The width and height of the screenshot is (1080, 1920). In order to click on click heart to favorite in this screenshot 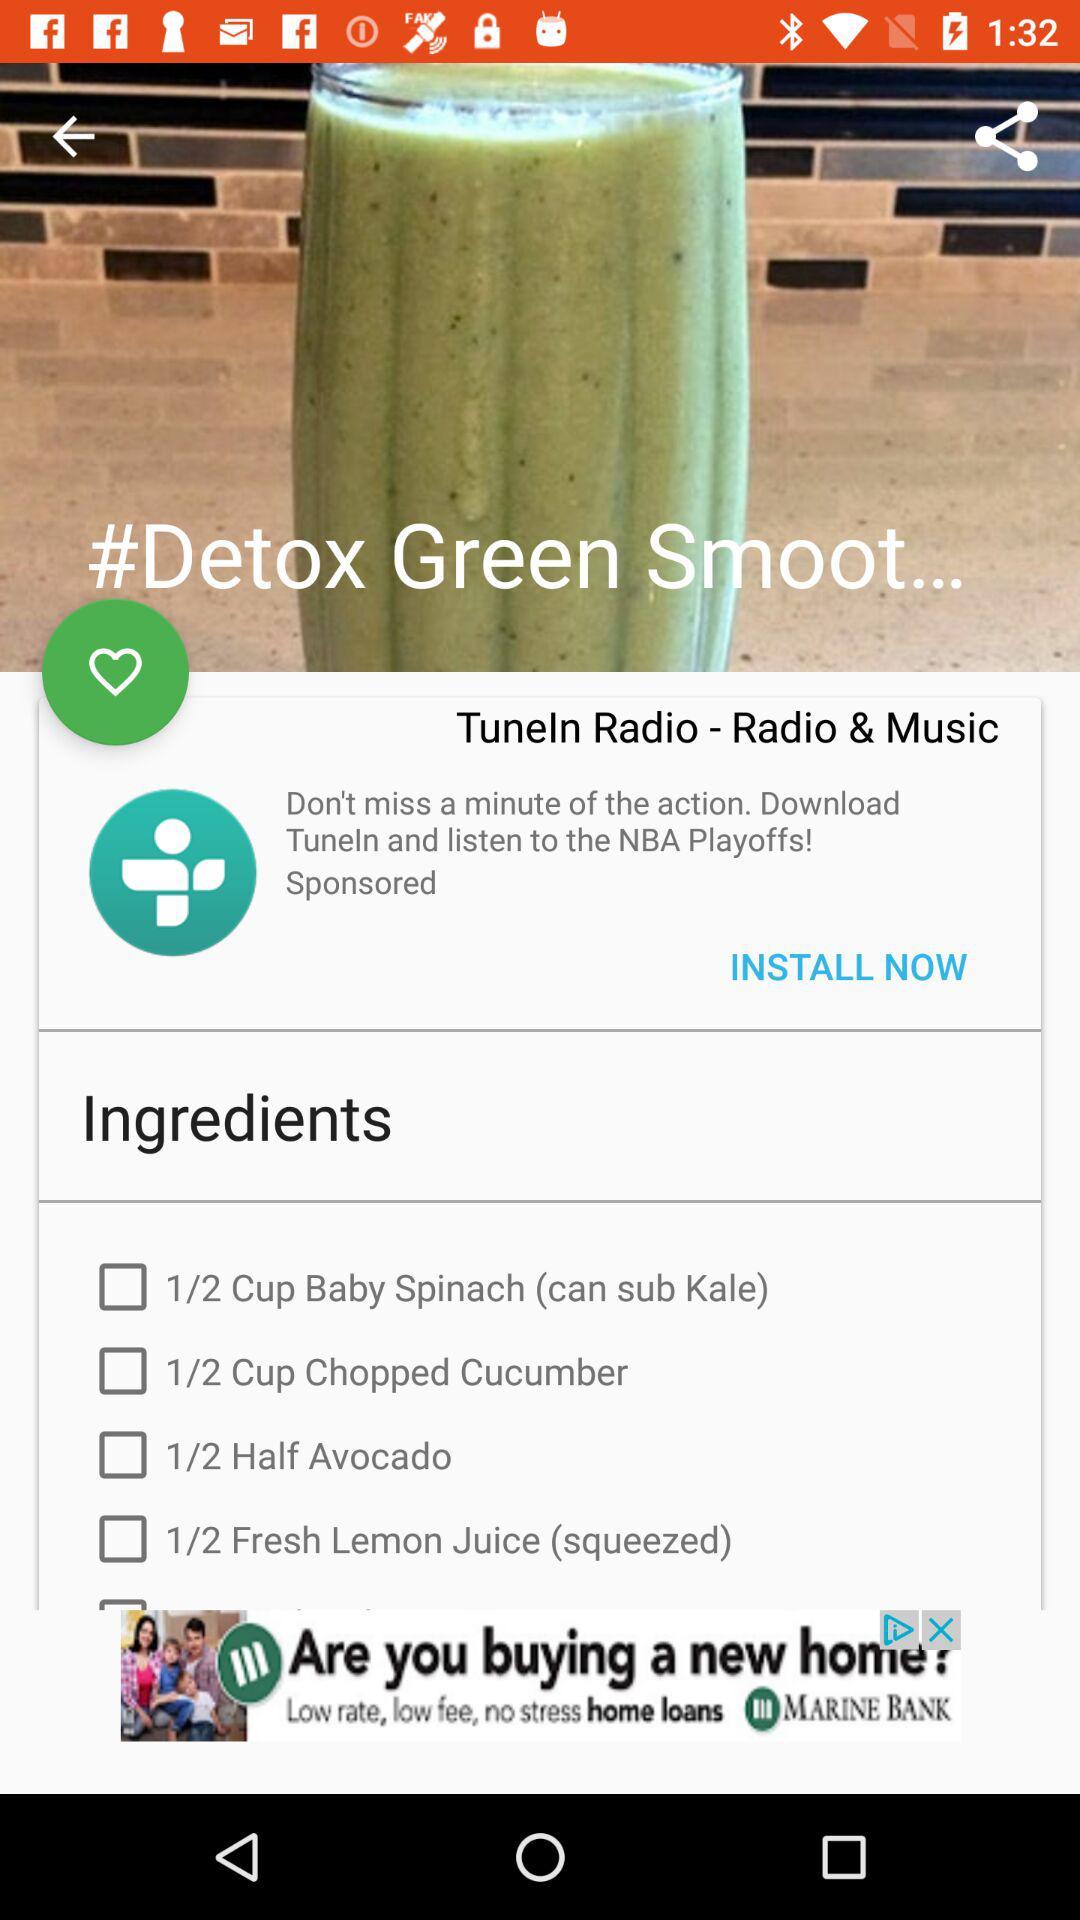, I will do `click(115, 672)`.